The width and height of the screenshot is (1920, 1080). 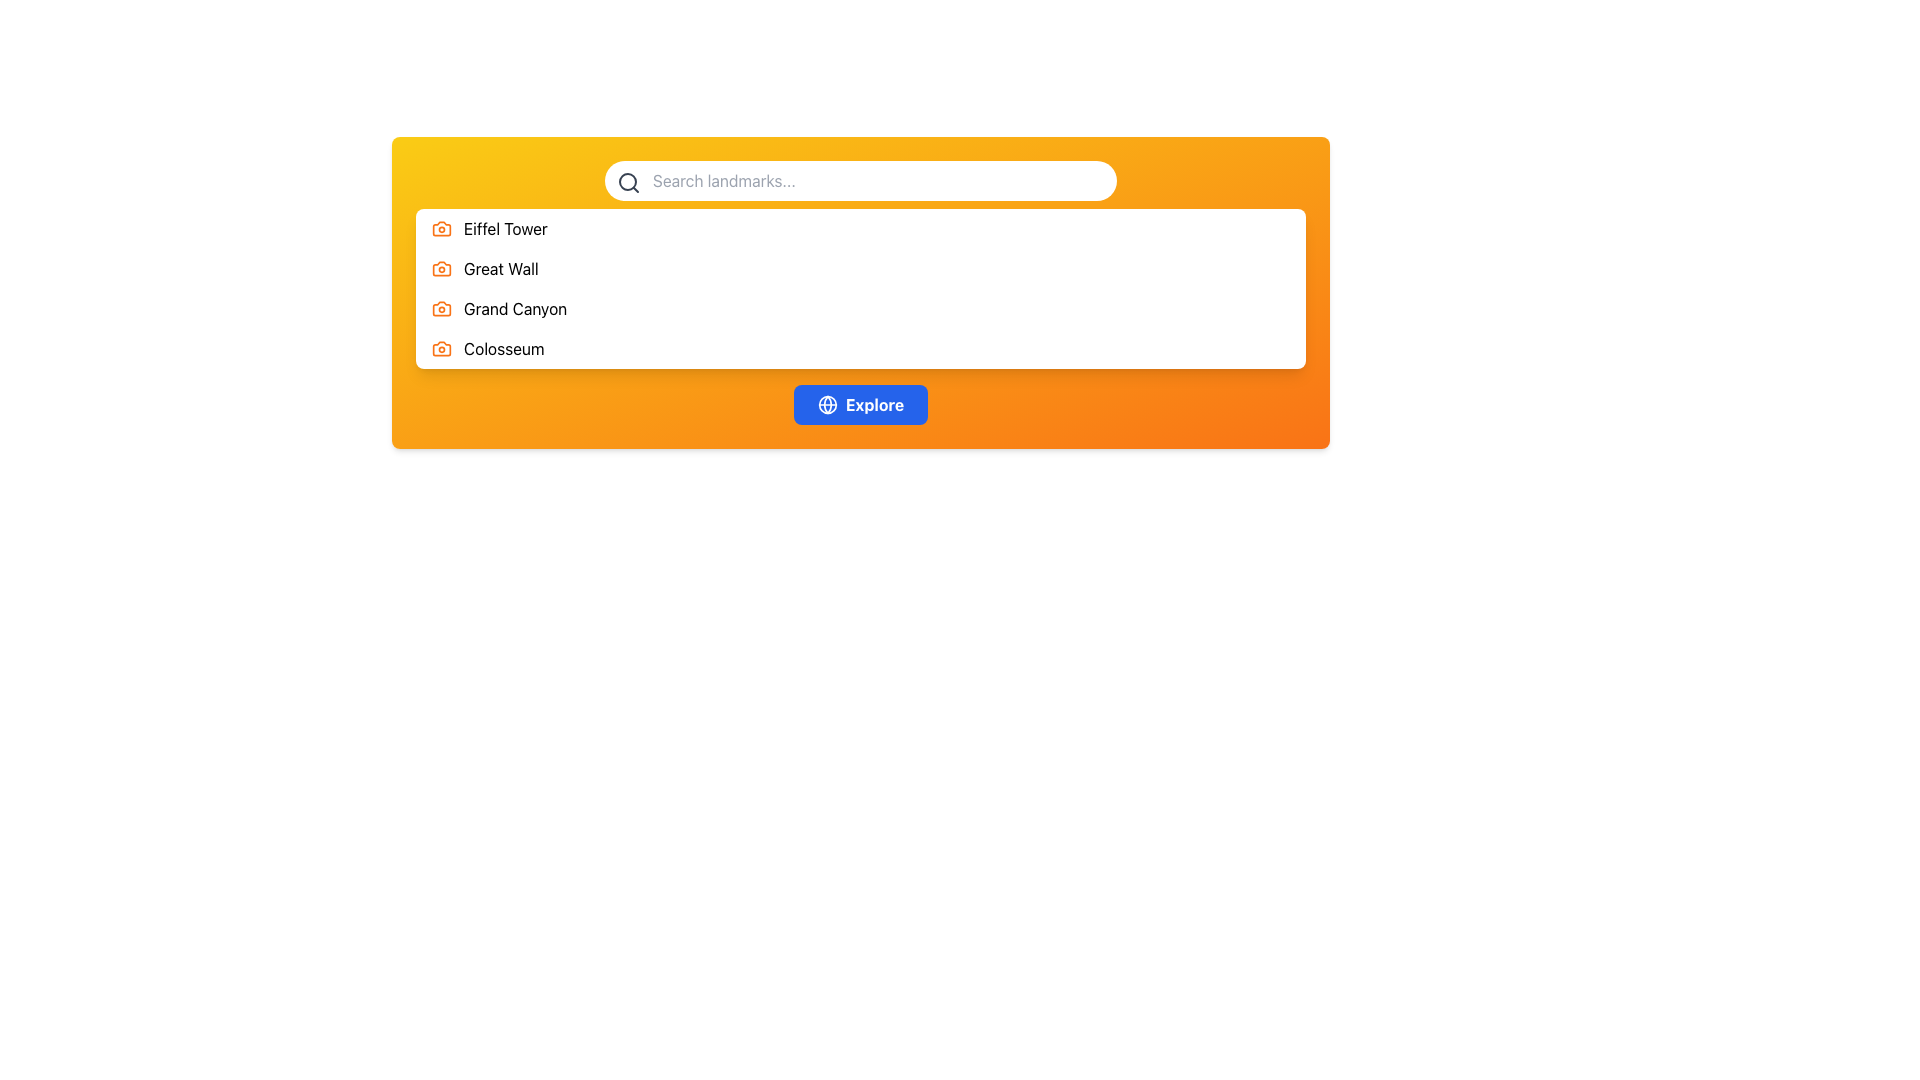 What do you see at coordinates (440, 227) in the screenshot?
I see `the orange camera icon, which is the first icon in the list associated with the text 'Eiffel Tower', located near the top-left corner of the white rectangular box` at bounding box center [440, 227].